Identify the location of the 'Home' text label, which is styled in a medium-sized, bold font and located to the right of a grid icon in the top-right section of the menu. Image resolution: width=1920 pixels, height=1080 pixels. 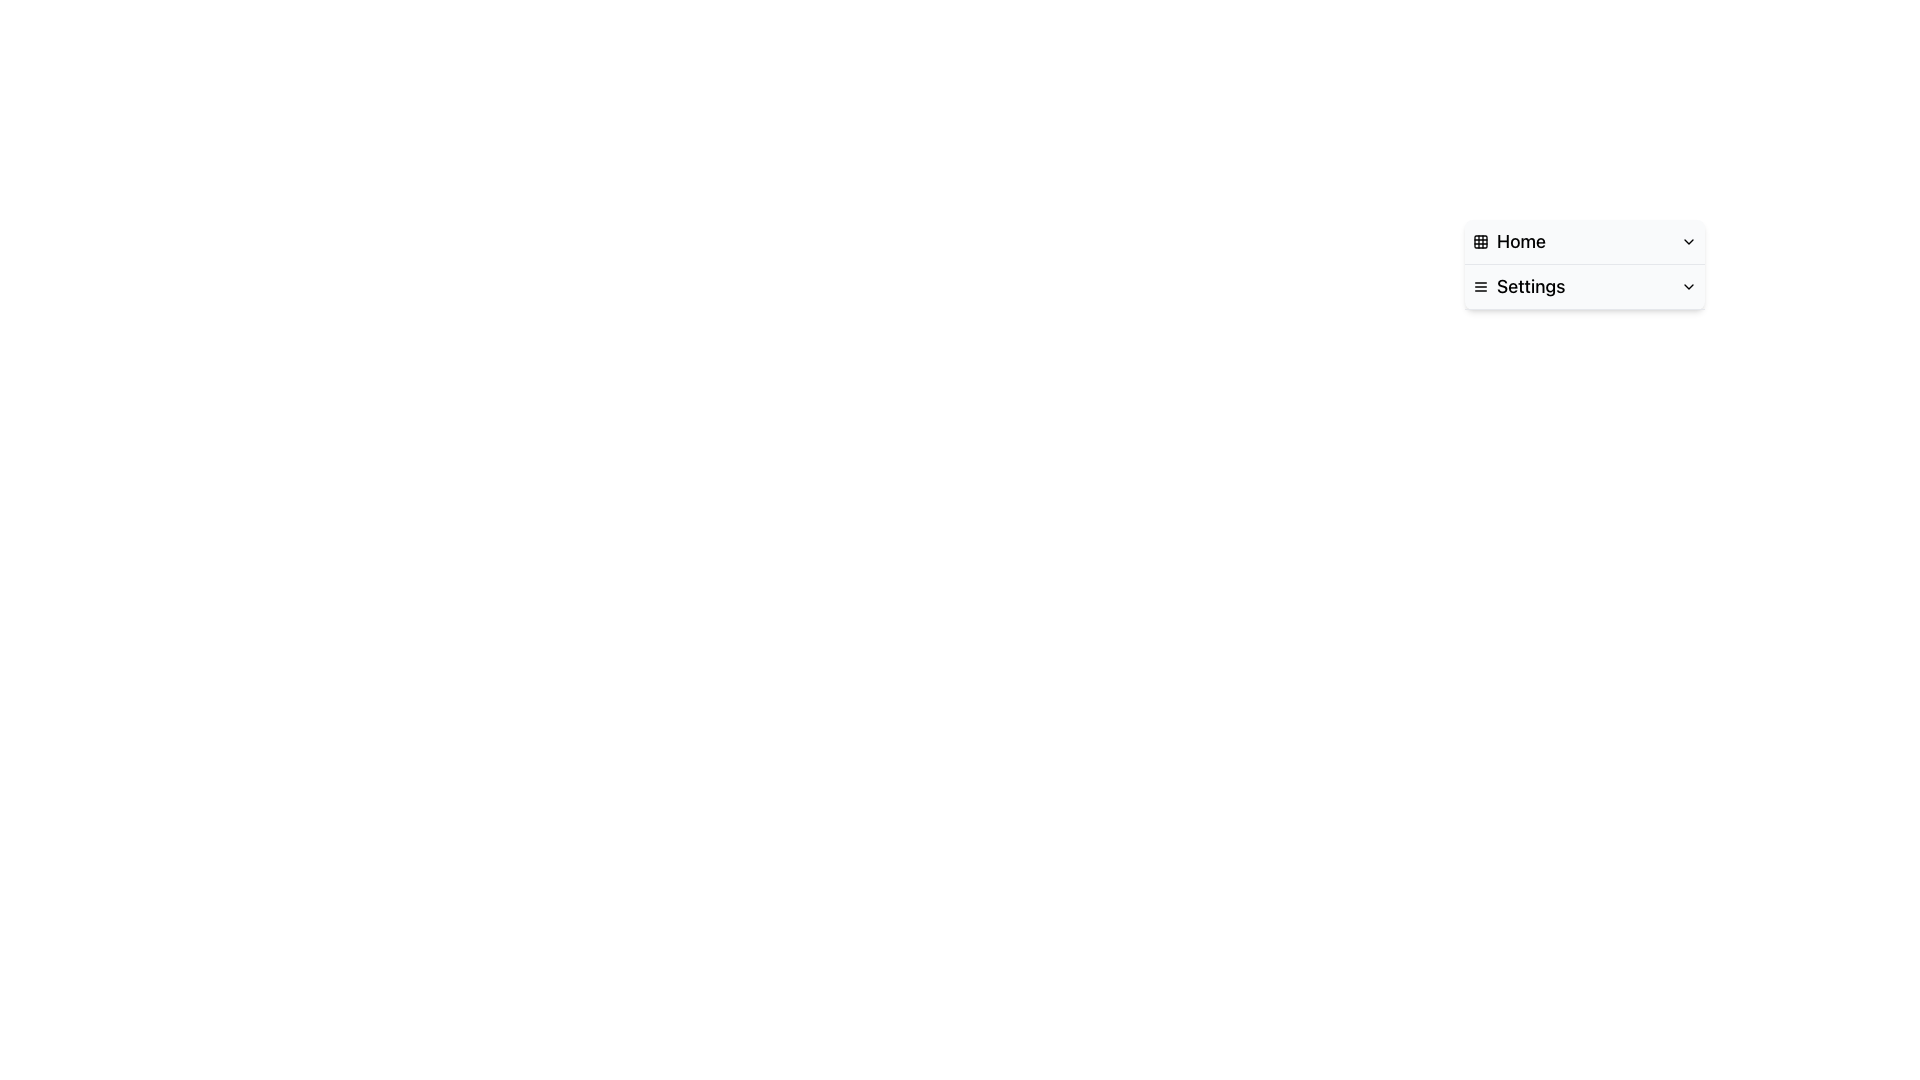
(1520, 241).